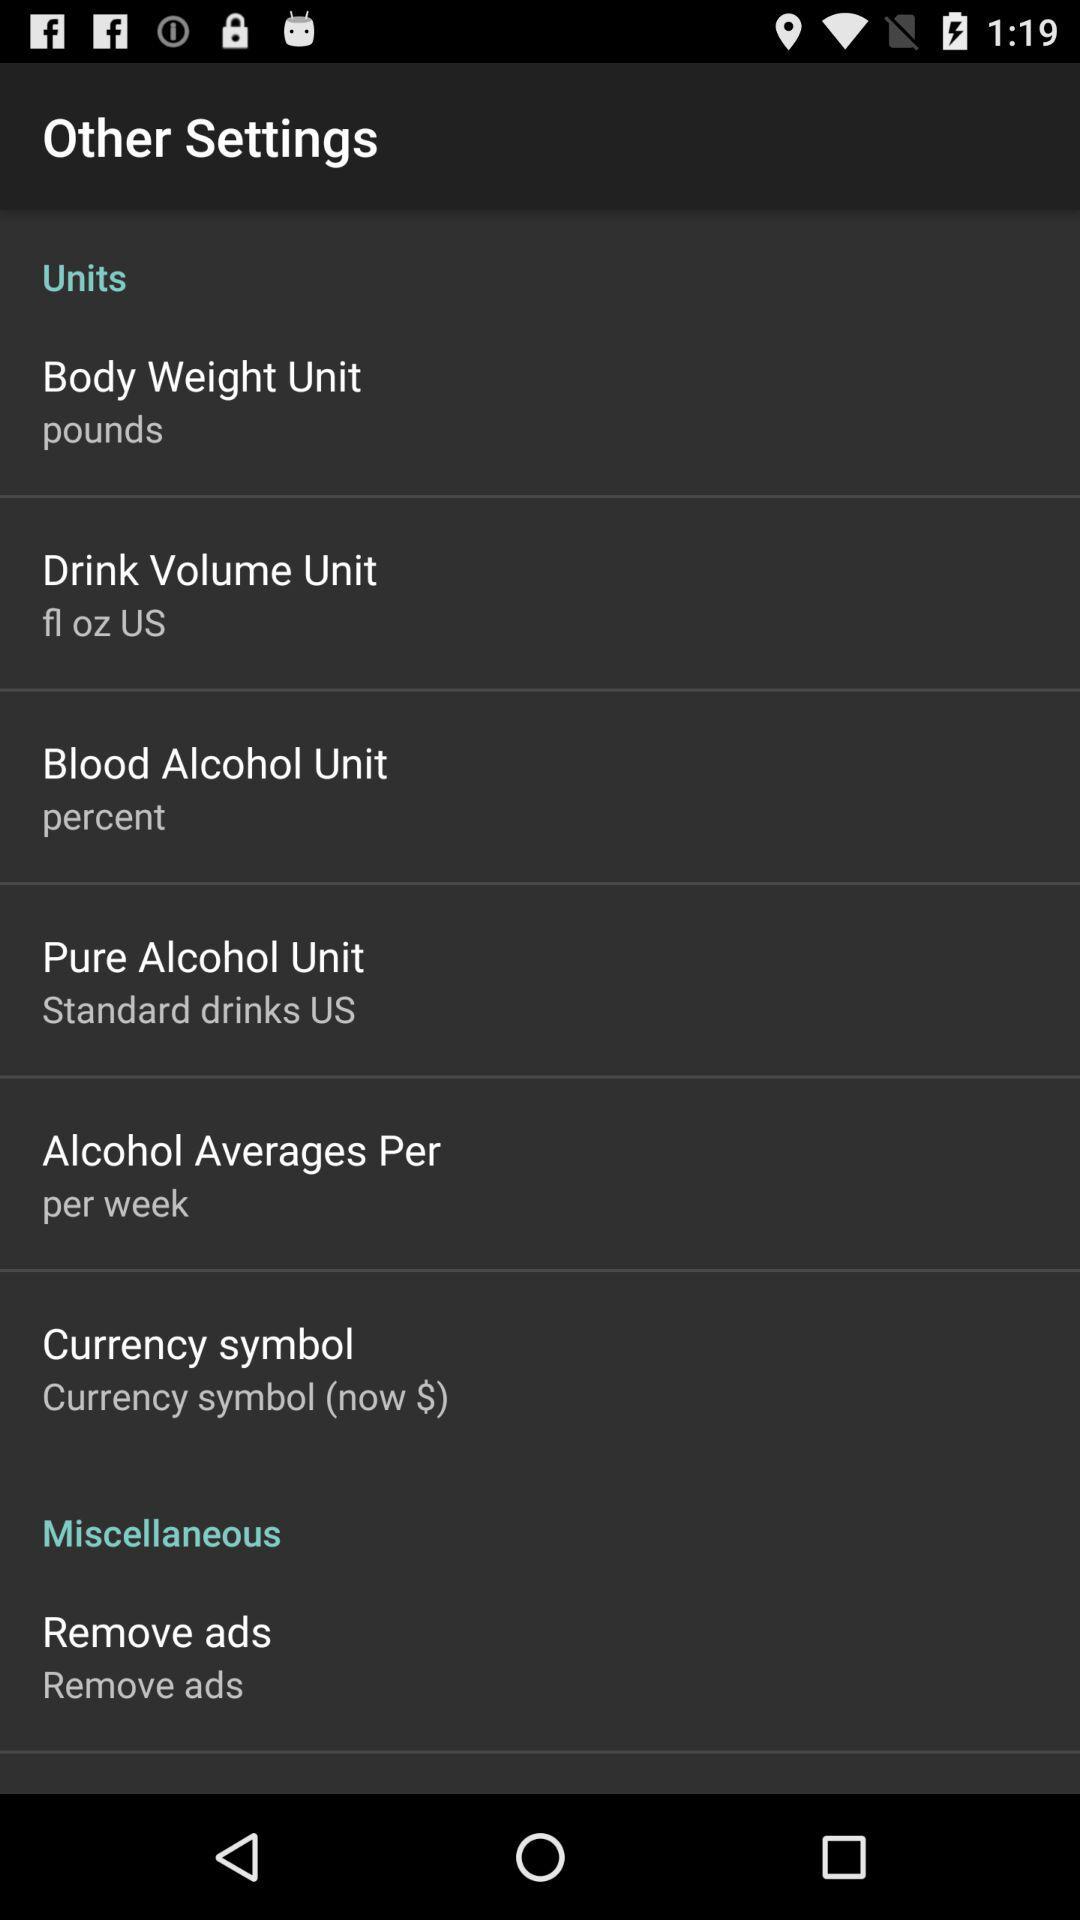 The image size is (1080, 1920). Describe the element at coordinates (103, 620) in the screenshot. I see `the app below drink volume unit` at that location.